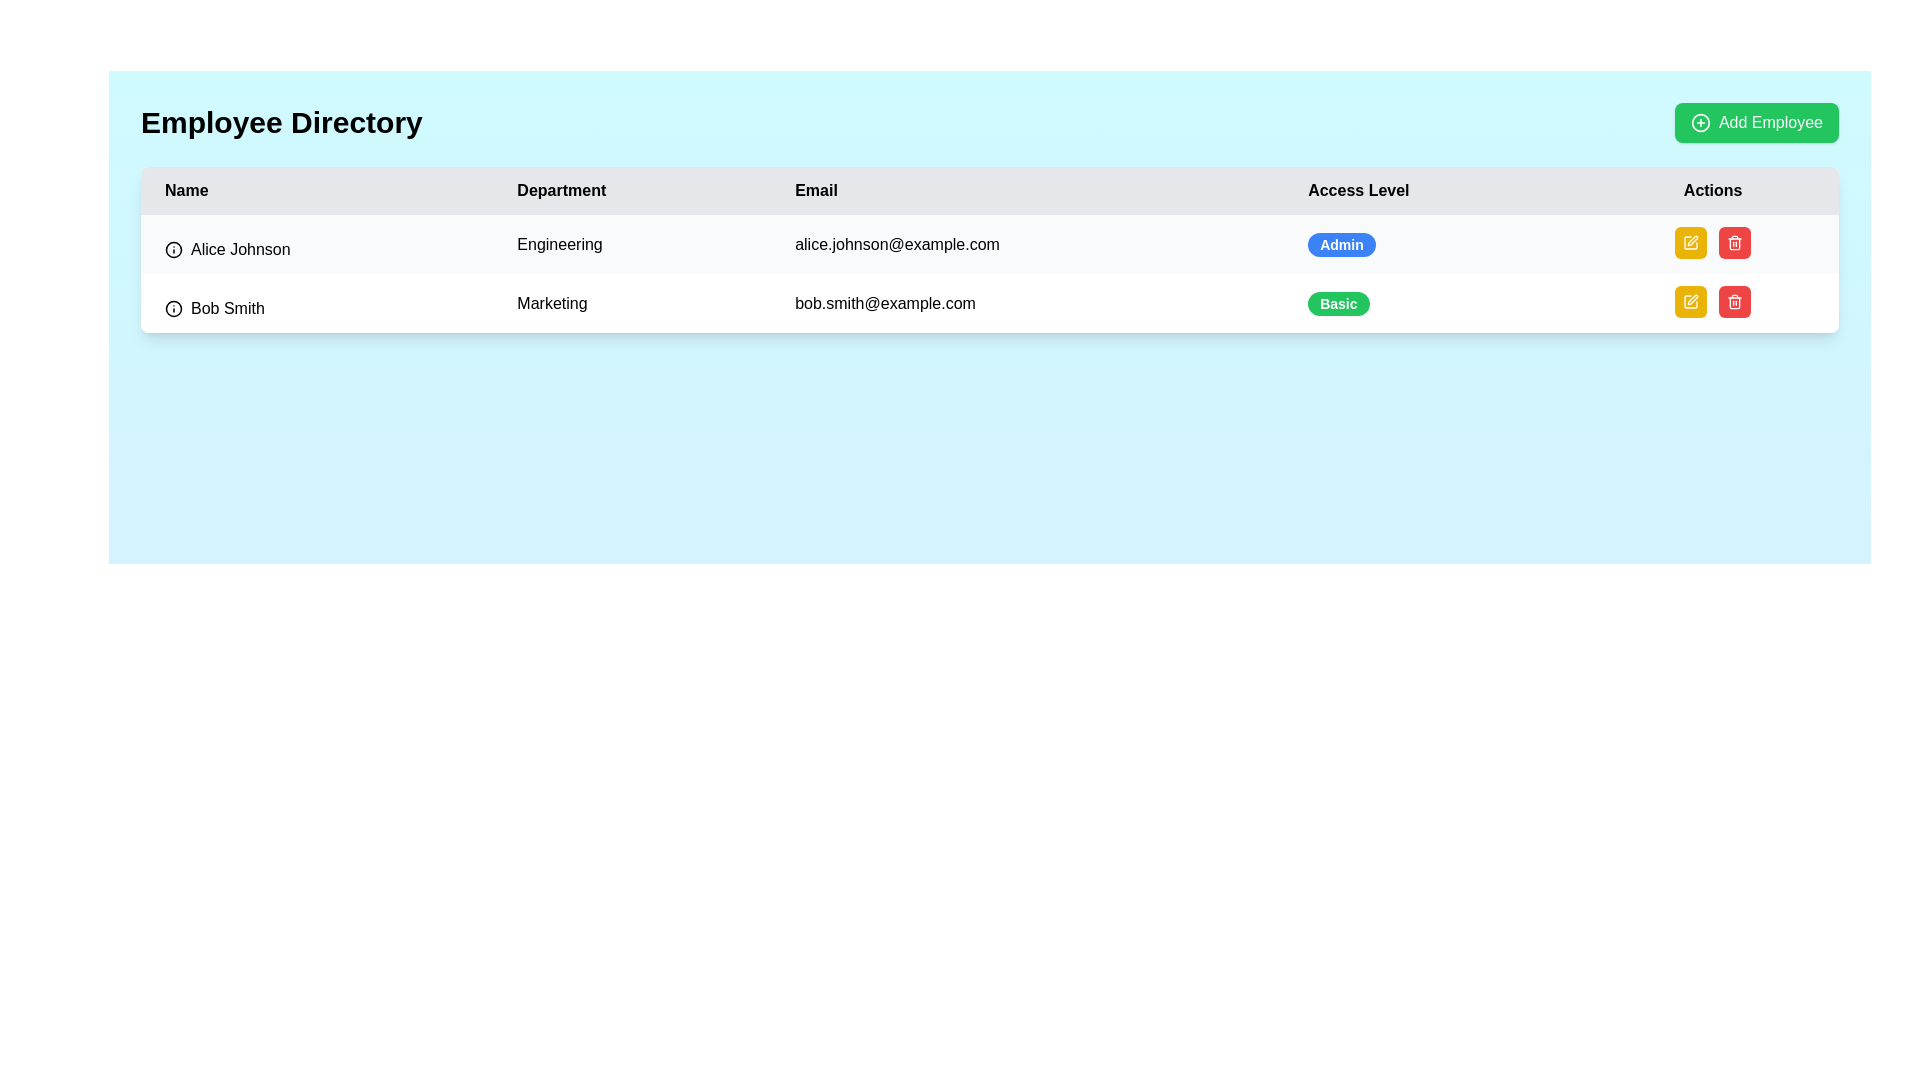 The height and width of the screenshot is (1080, 1920). Describe the element at coordinates (1690, 242) in the screenshot. I see `the edit button located in the 'Actions' column of the first row of the table` at that location.